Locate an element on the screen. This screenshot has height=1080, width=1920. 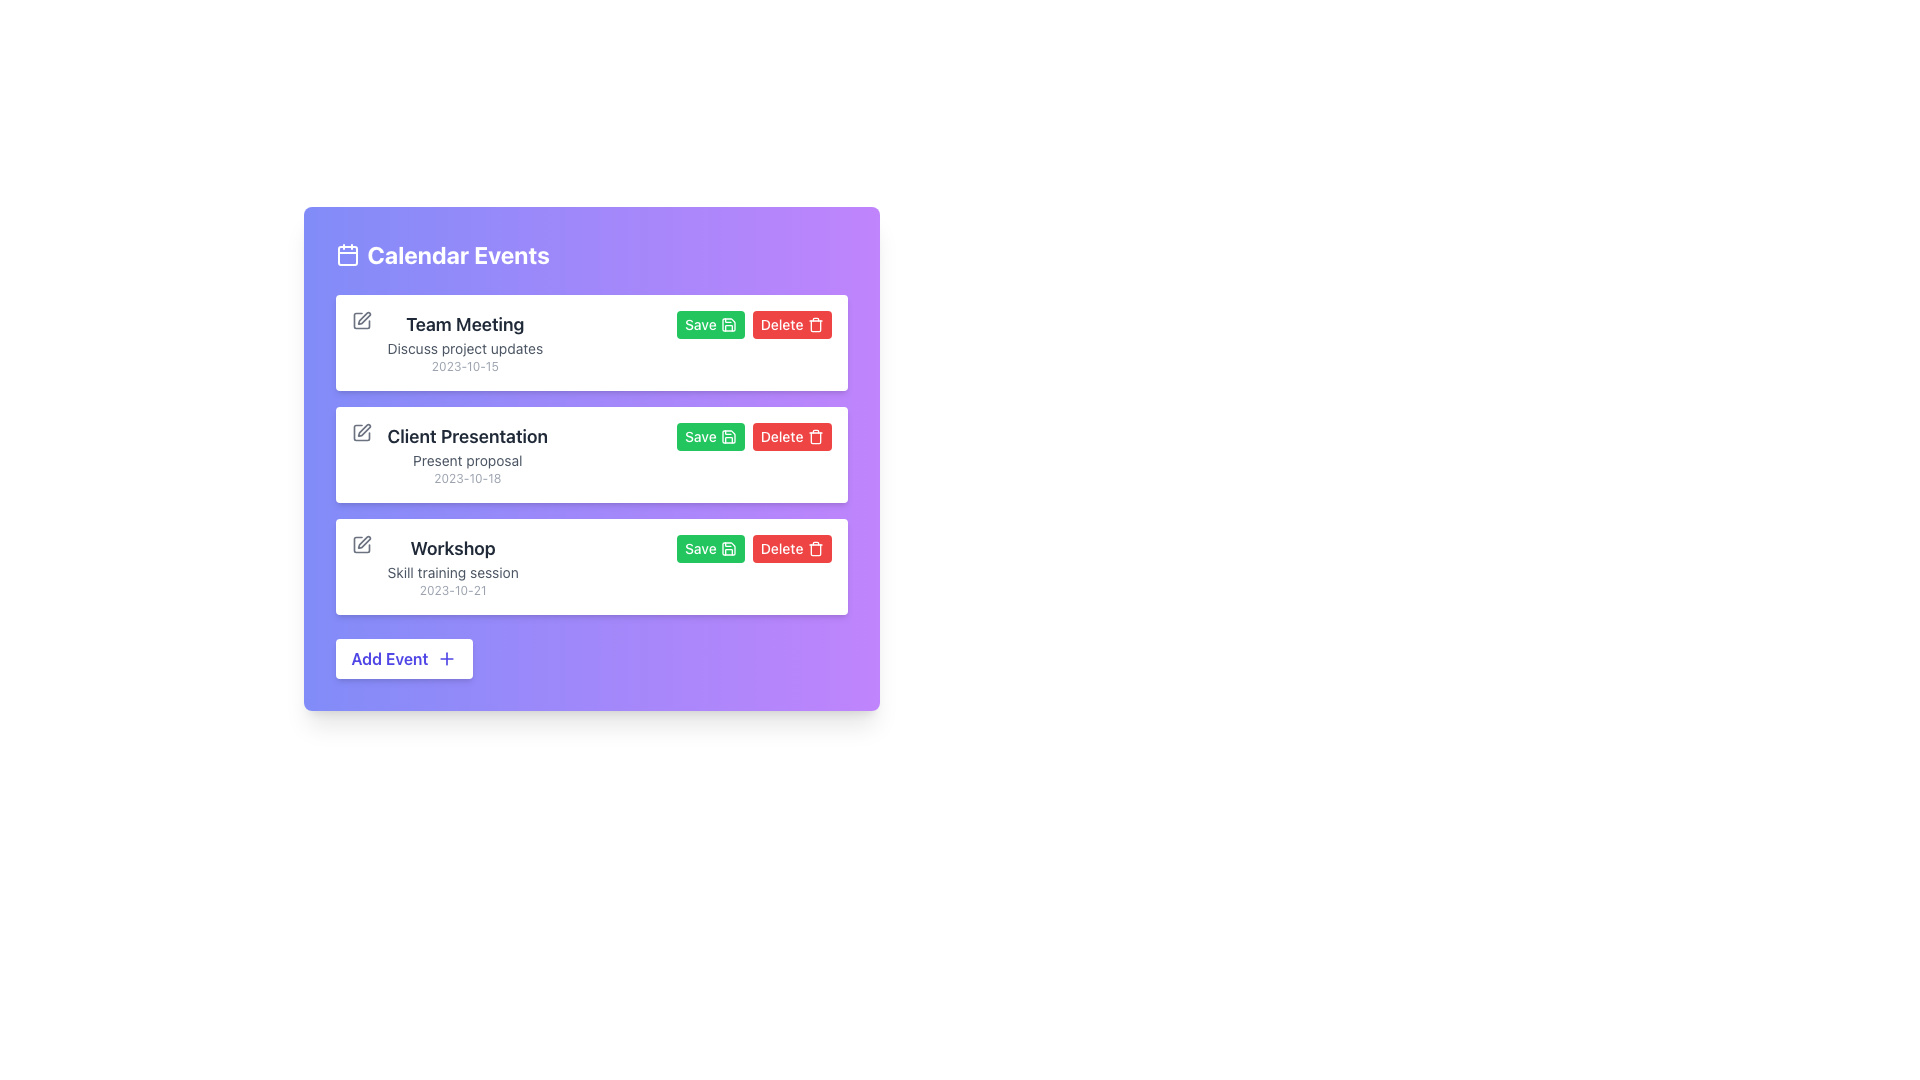
the Save button icon representing a file or disk save symbol, which has a green background and is located in the third event titled 'Workshop' in the Calendar Events list is located at coordinates (727, 548).